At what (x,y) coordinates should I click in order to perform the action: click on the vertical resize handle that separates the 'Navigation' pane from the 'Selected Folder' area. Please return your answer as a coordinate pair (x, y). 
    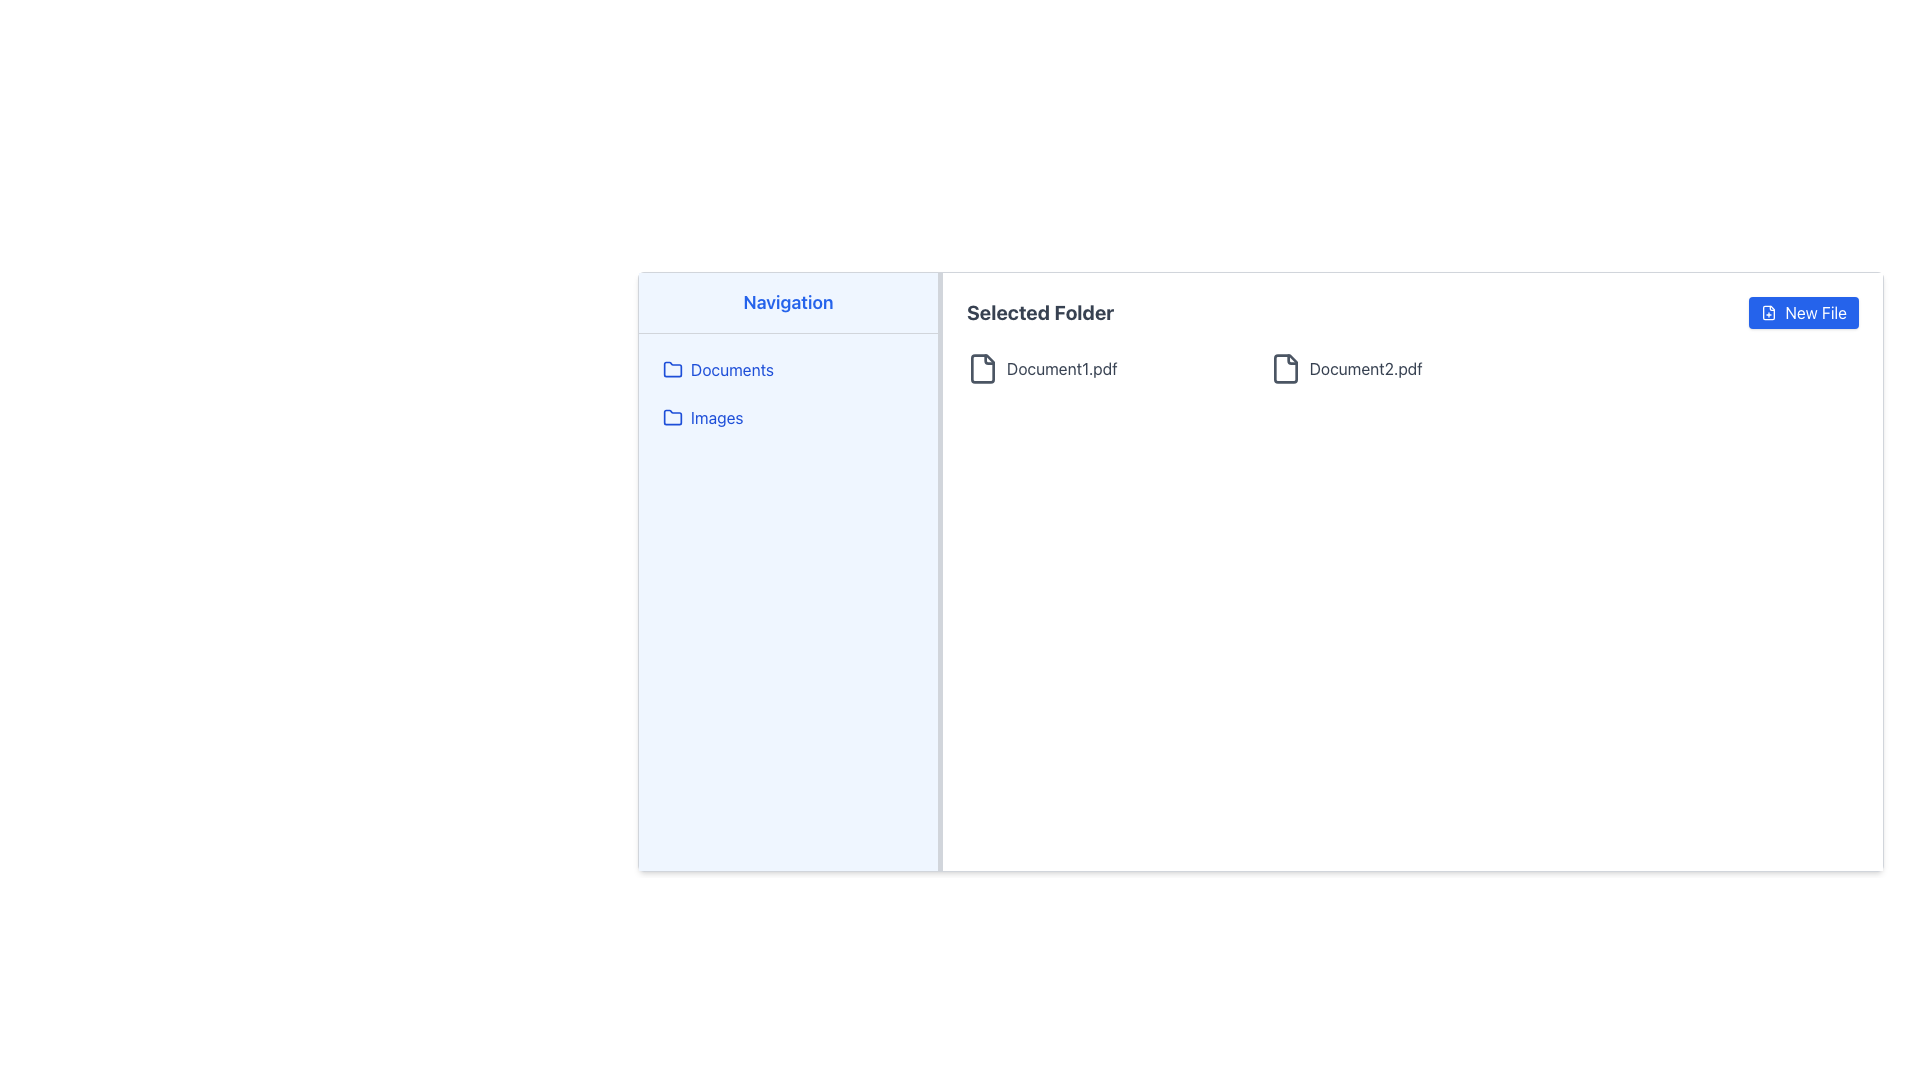
    Looking at the image, I should click on (939, 571).